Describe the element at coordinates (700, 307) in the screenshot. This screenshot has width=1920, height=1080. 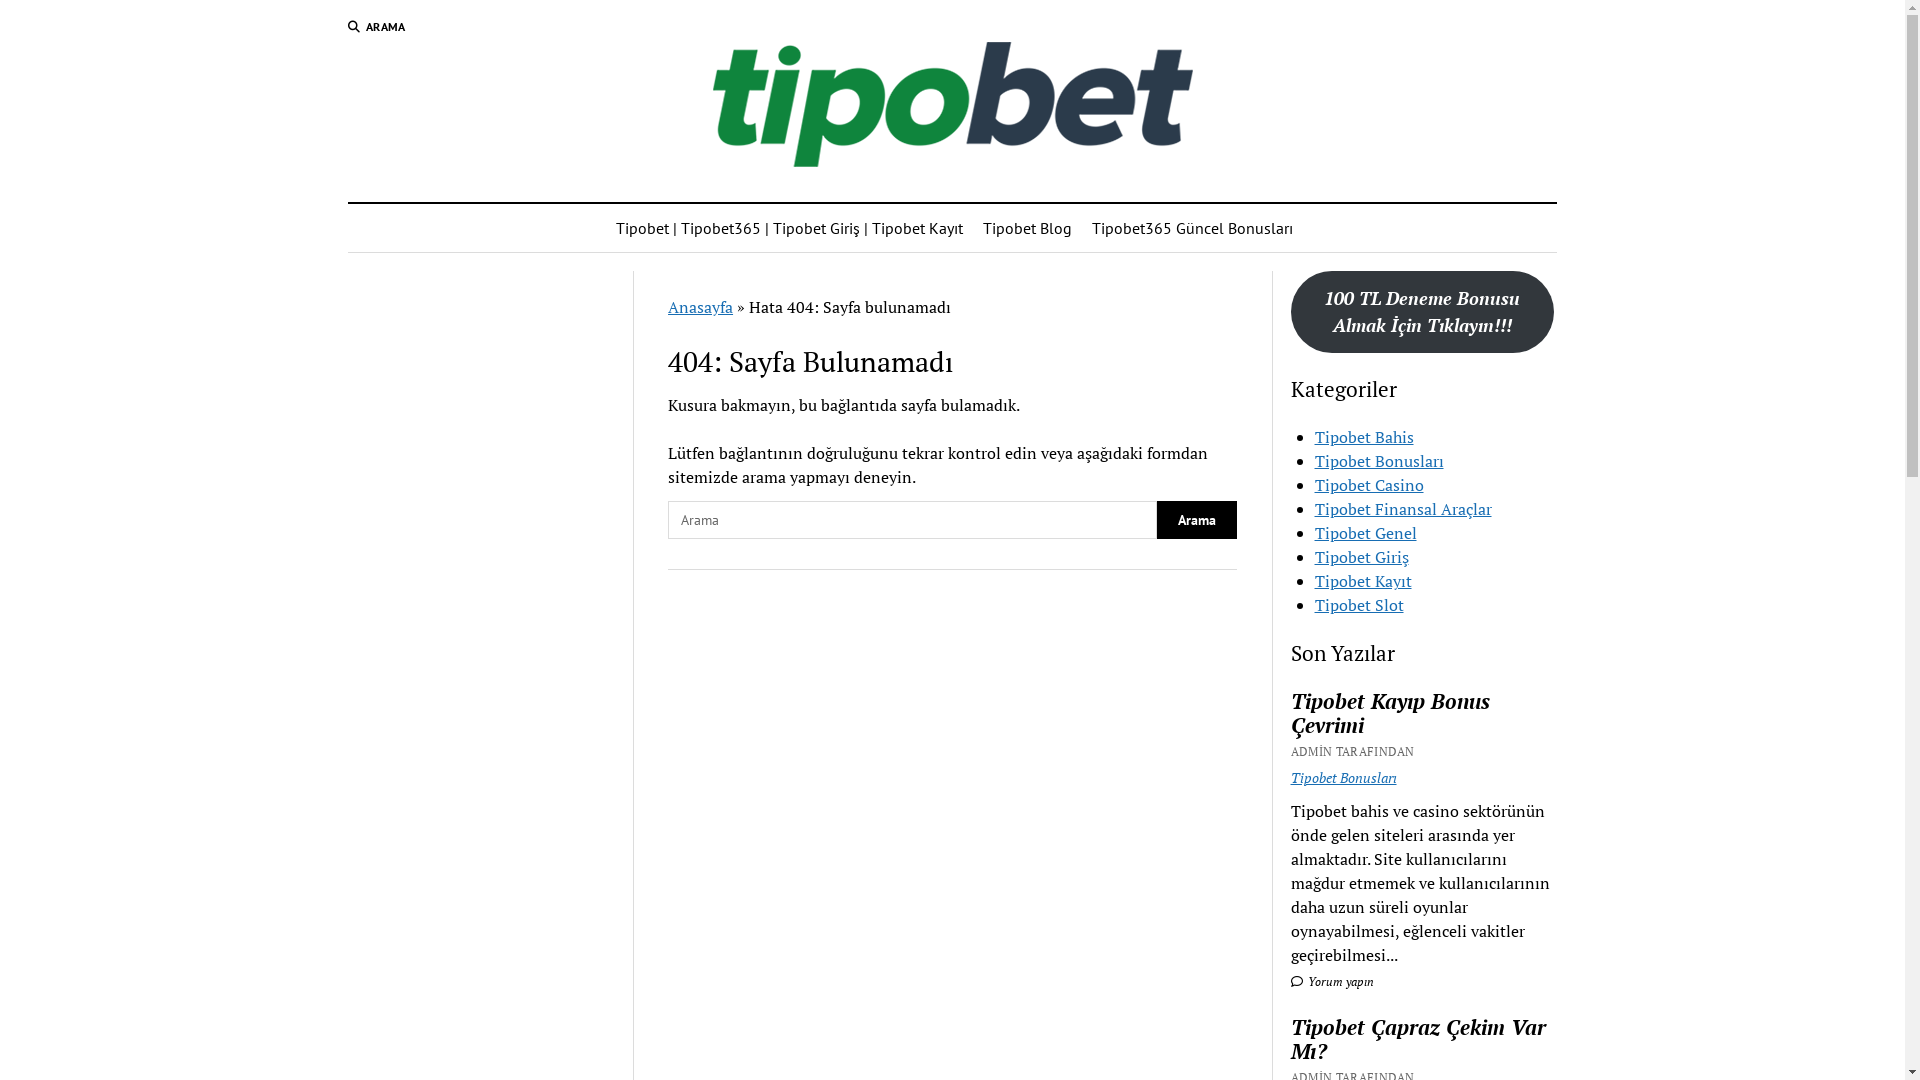
I see `'Anasayfa'` at that location.